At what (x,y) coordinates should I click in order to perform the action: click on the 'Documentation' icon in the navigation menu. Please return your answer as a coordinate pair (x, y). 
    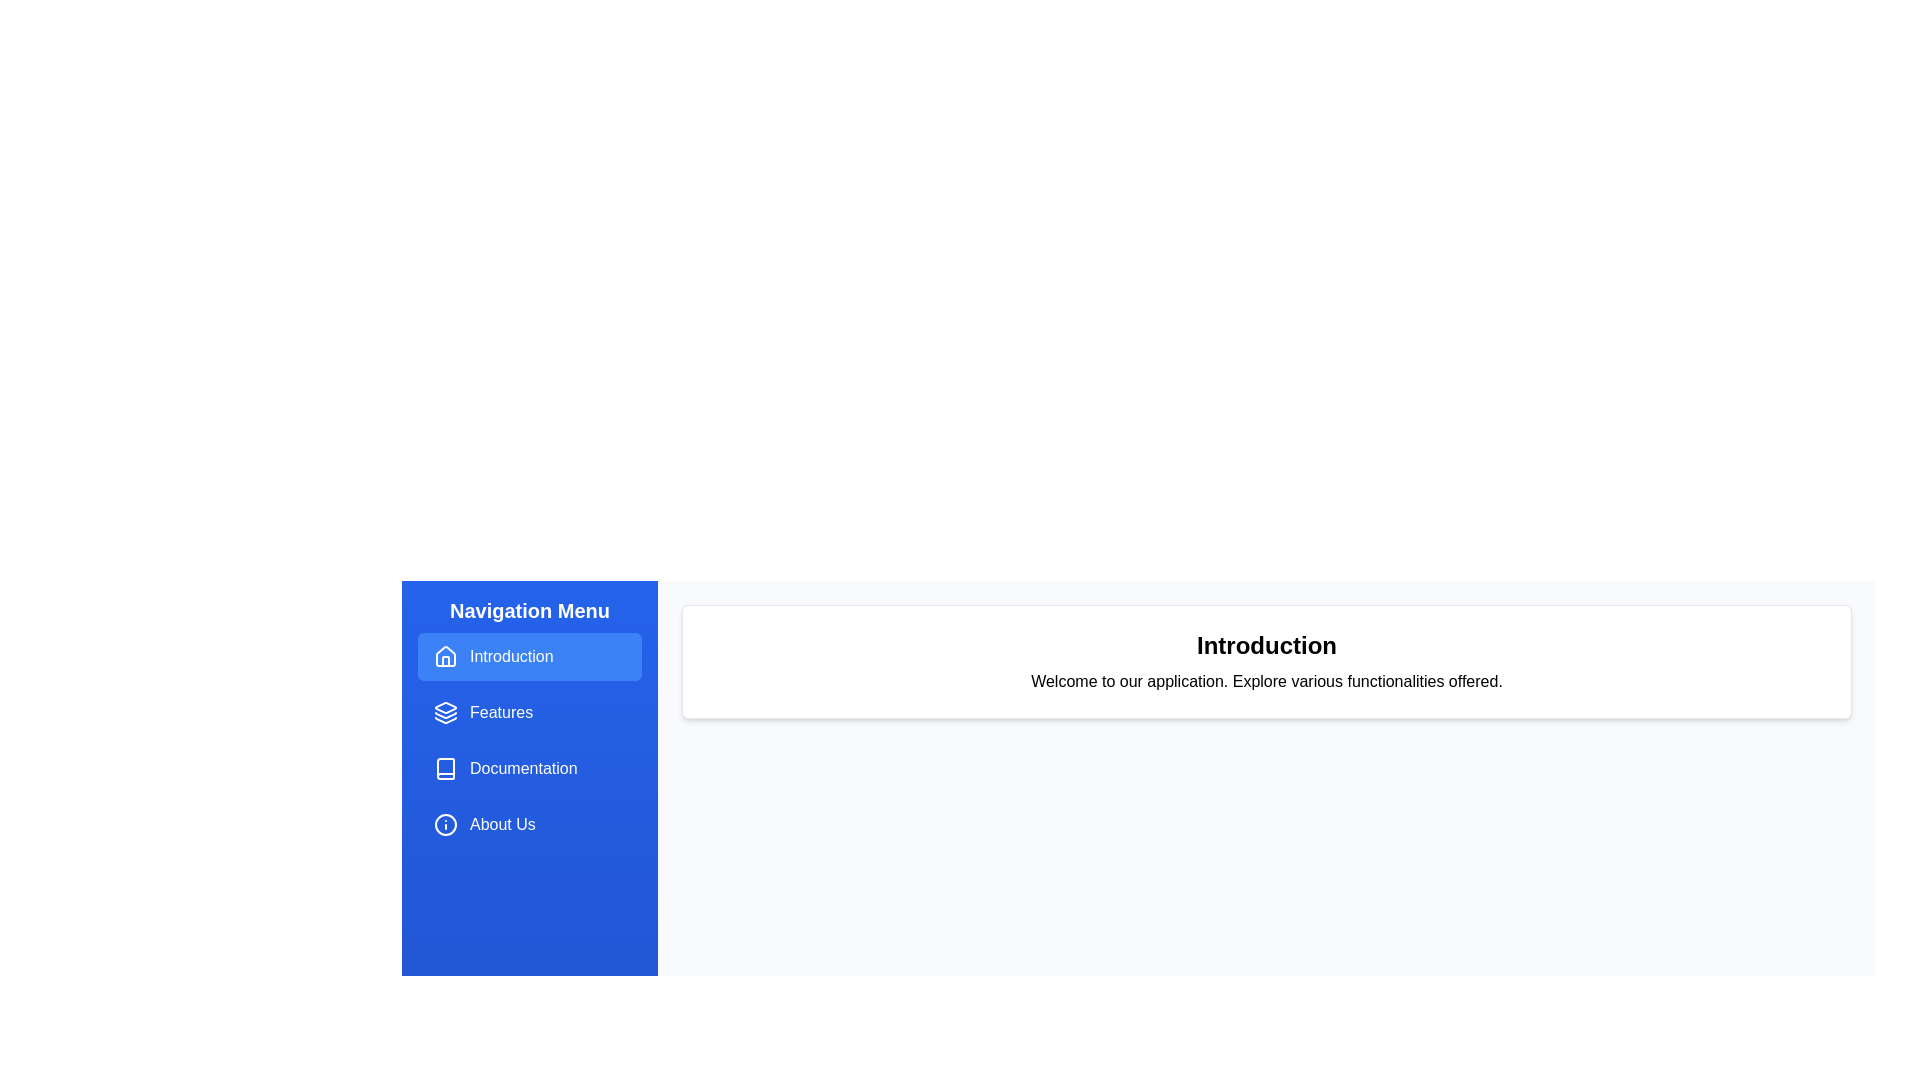
    Looking at the image, I should click on (445, 767).